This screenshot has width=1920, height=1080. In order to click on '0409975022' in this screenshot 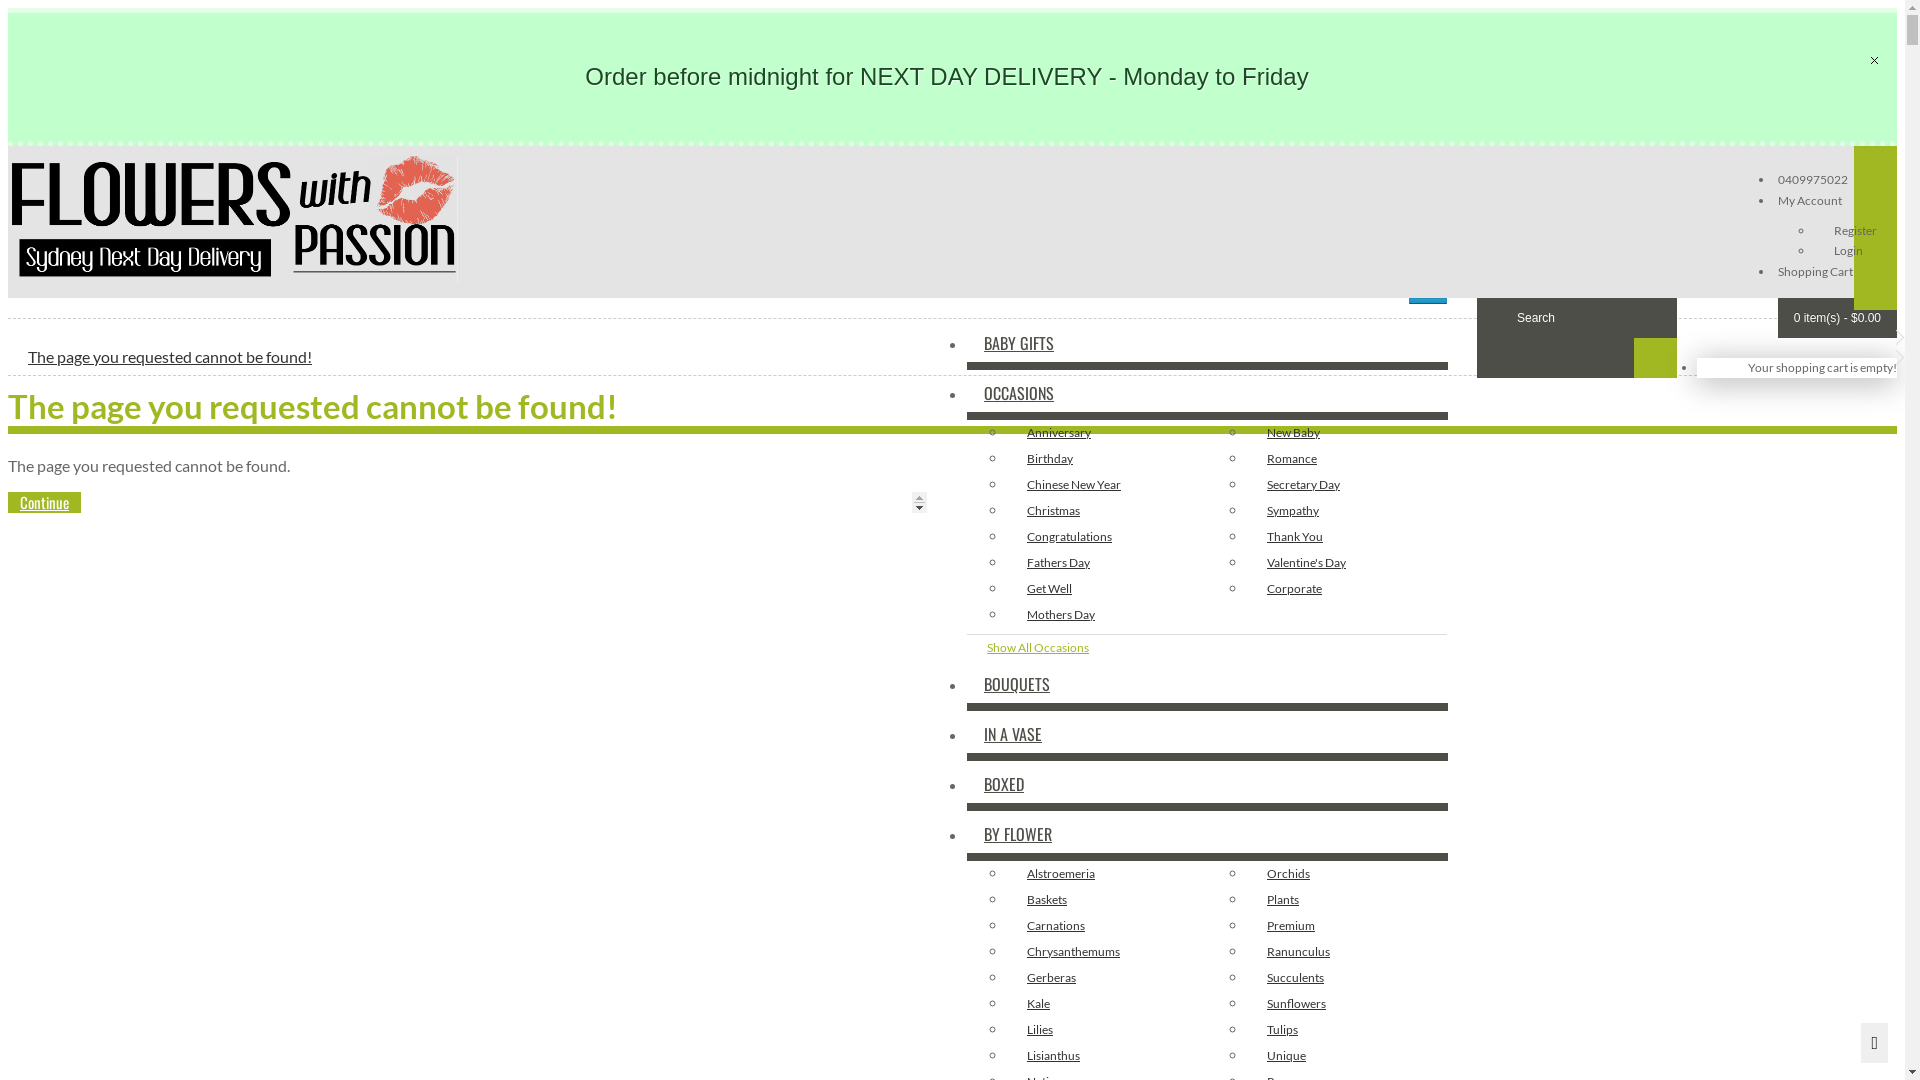, I will do `click(1813, 178)`.